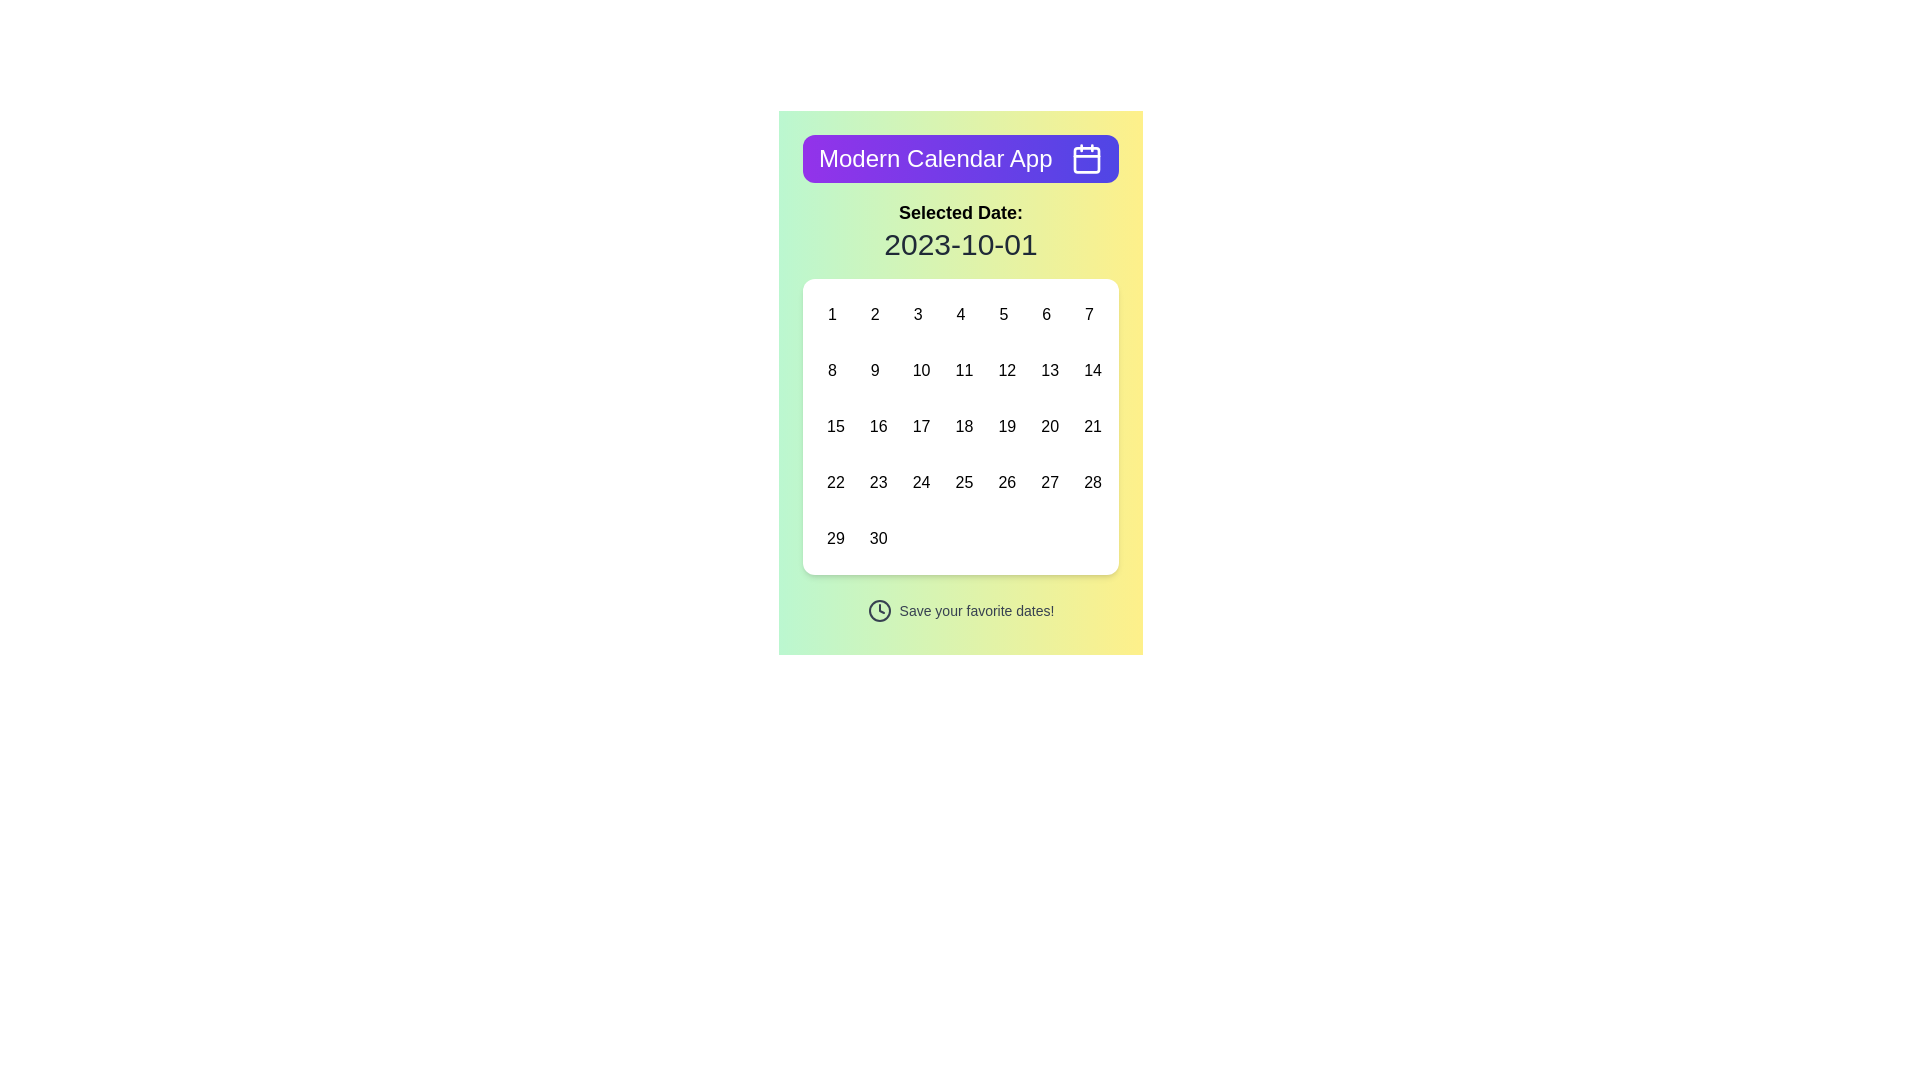 This screenshot has width=1920, height=1080. Describe the element at coordinates (879, 609) in the screenshot. I see `the time or schedule icon located to the left of the text 'Save your favorite dates!' in the horizontal flexbox arrangement` at that location.